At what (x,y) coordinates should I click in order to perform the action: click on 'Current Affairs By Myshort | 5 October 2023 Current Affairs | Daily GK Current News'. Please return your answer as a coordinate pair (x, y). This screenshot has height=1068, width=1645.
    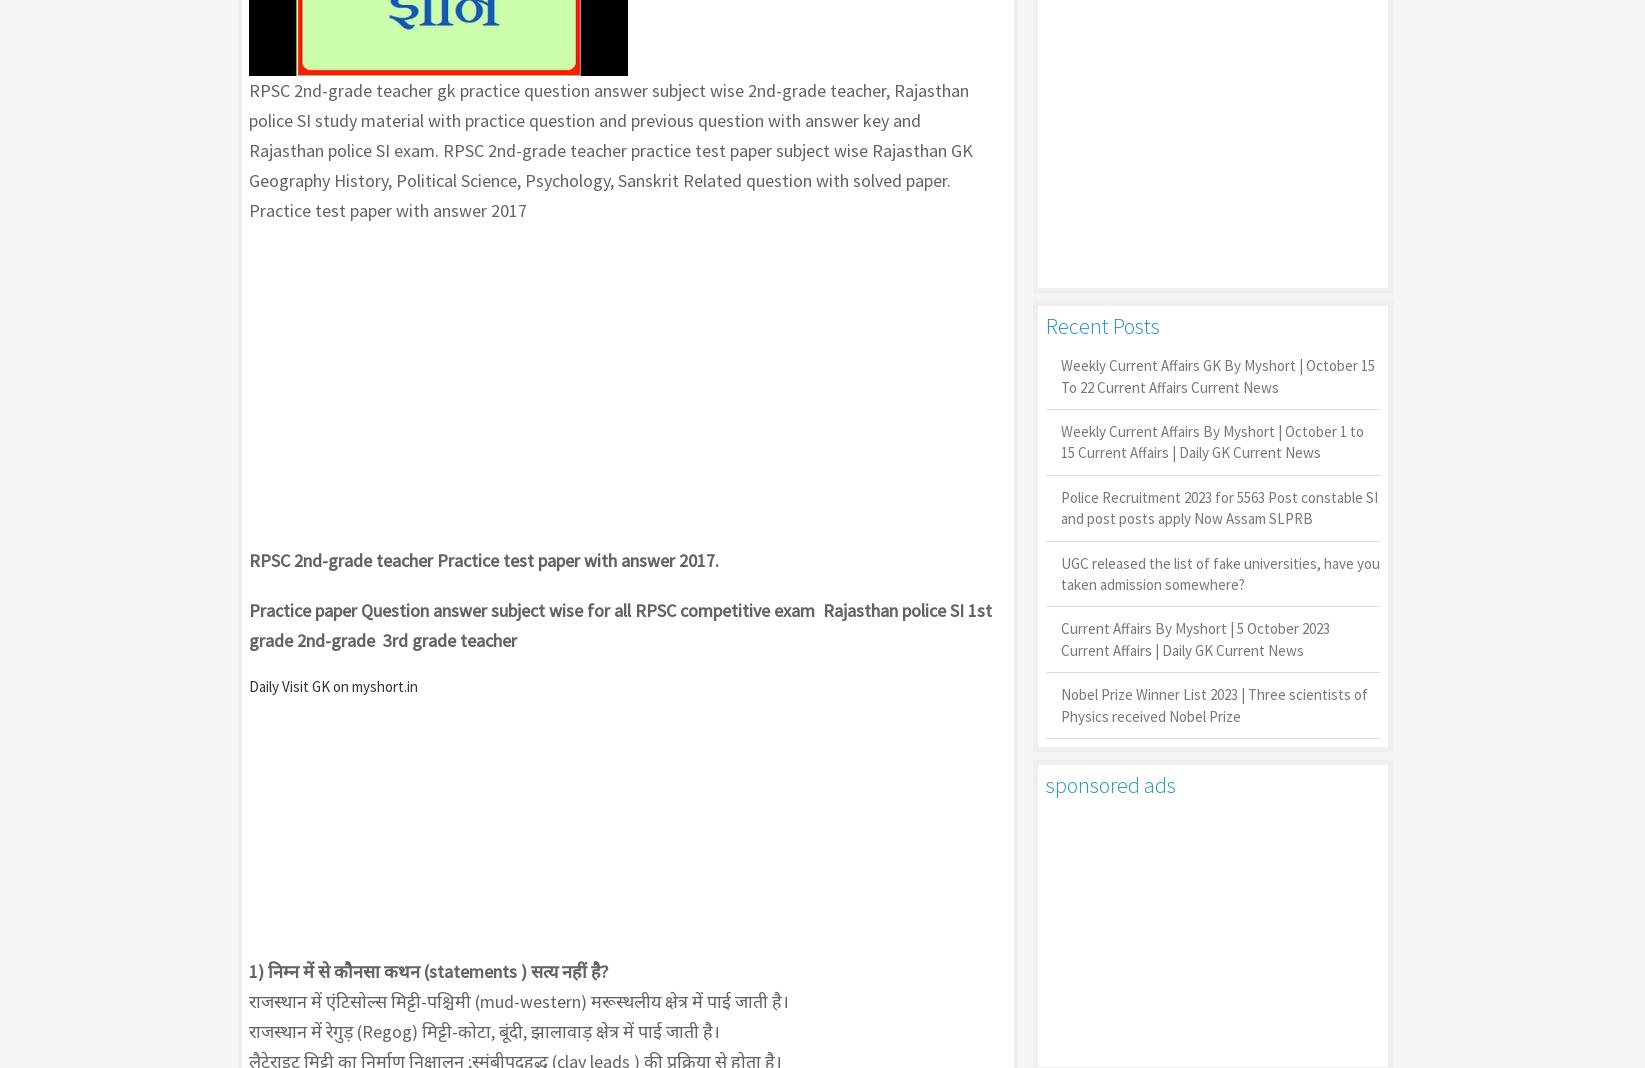
    Looking at the image, I should click on (1194, 637).